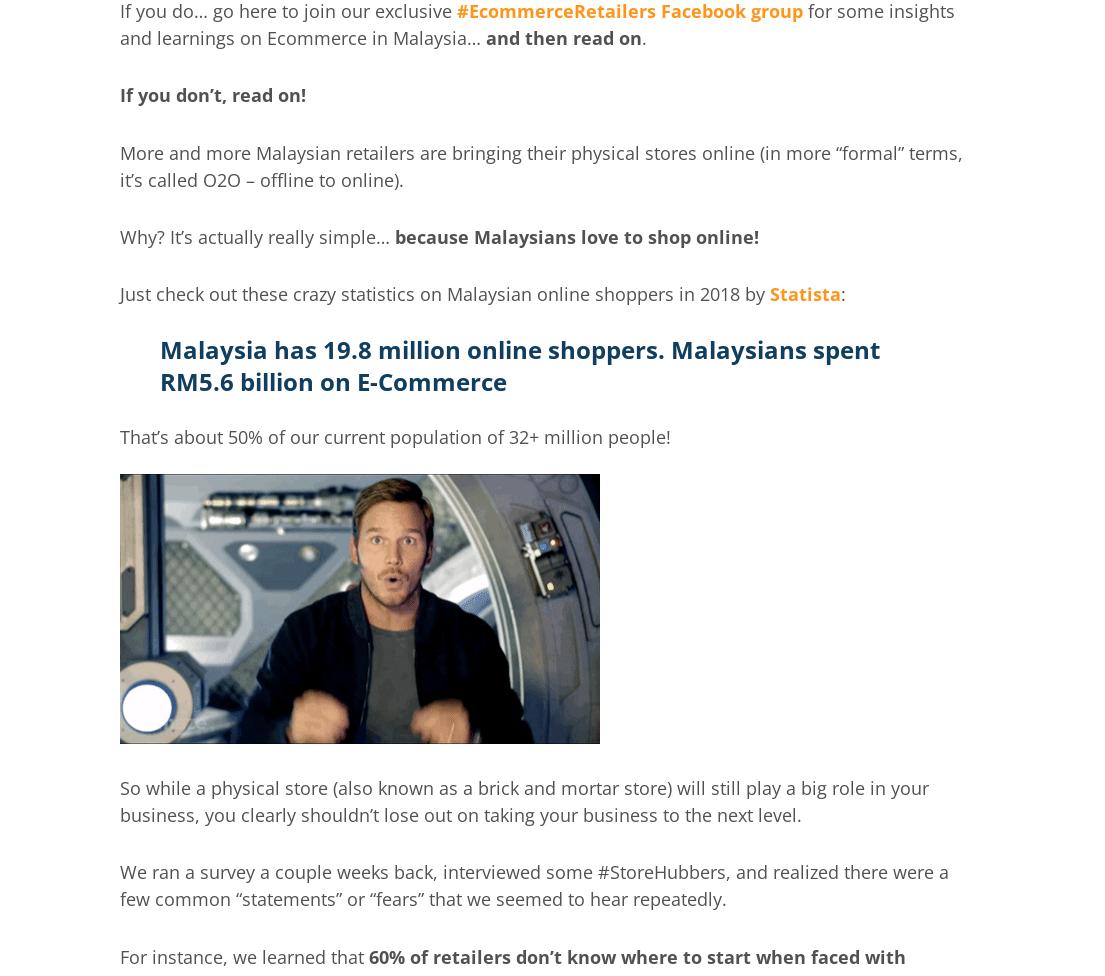 This screenshot has width=1105, height=976. I want to click on 'So while a physical store (also known as a brick and mortar store) will still play a big role in your business, you clearly shouldn’t lose out on taking your business to the next level.', so click(119, 800).